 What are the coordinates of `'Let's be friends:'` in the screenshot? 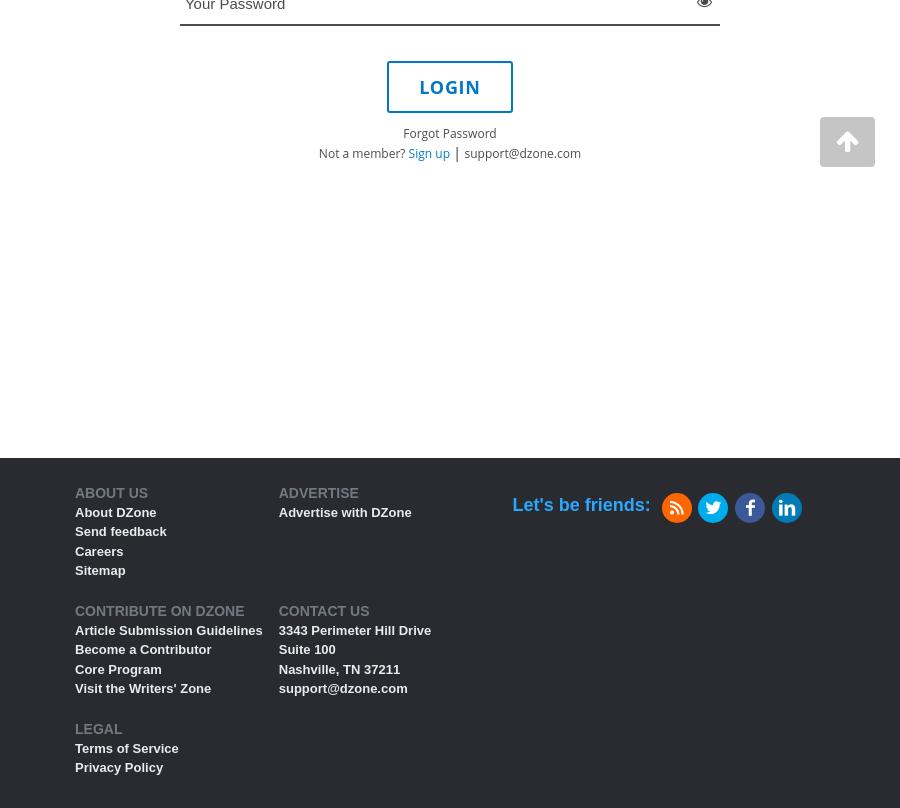 It's located at (581, 504).